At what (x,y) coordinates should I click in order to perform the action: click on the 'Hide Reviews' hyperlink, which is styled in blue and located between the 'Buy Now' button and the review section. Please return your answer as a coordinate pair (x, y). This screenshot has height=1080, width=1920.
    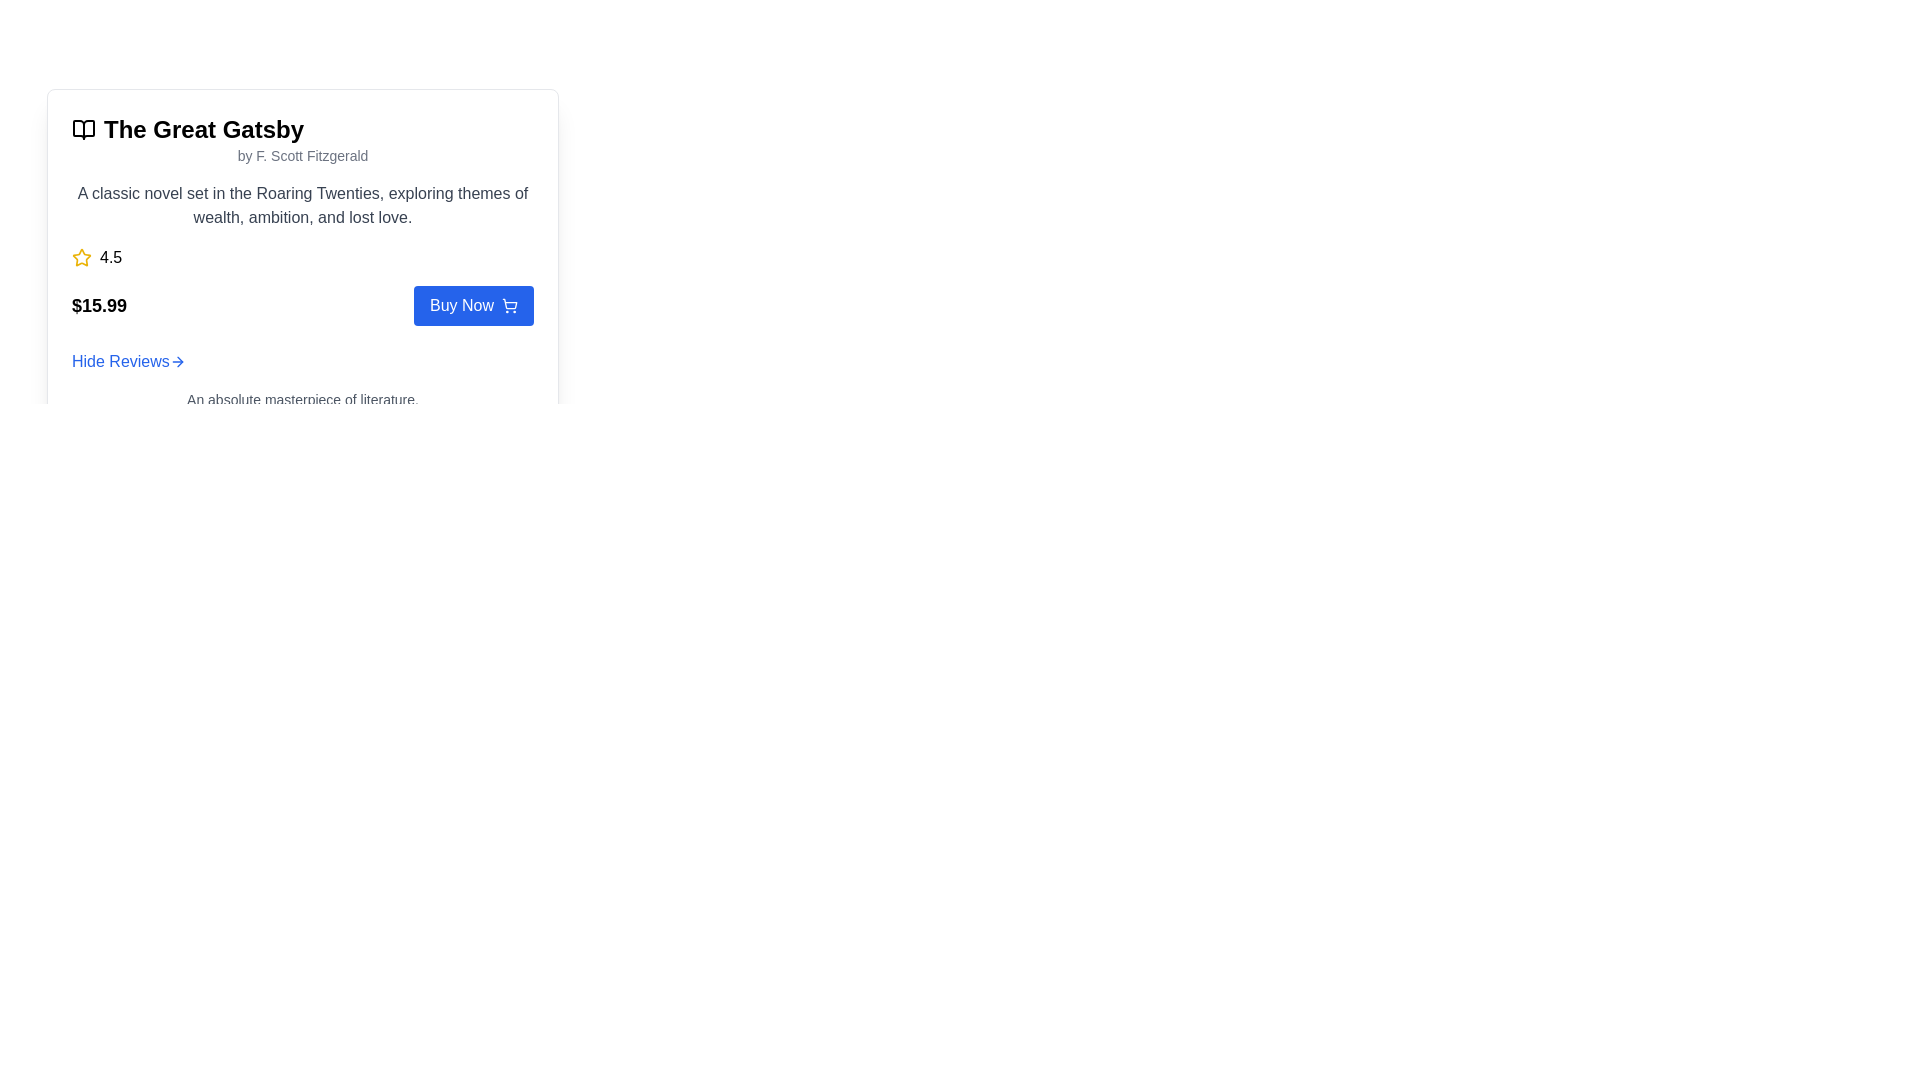
    Looking at the image, I should click on (127, 362).